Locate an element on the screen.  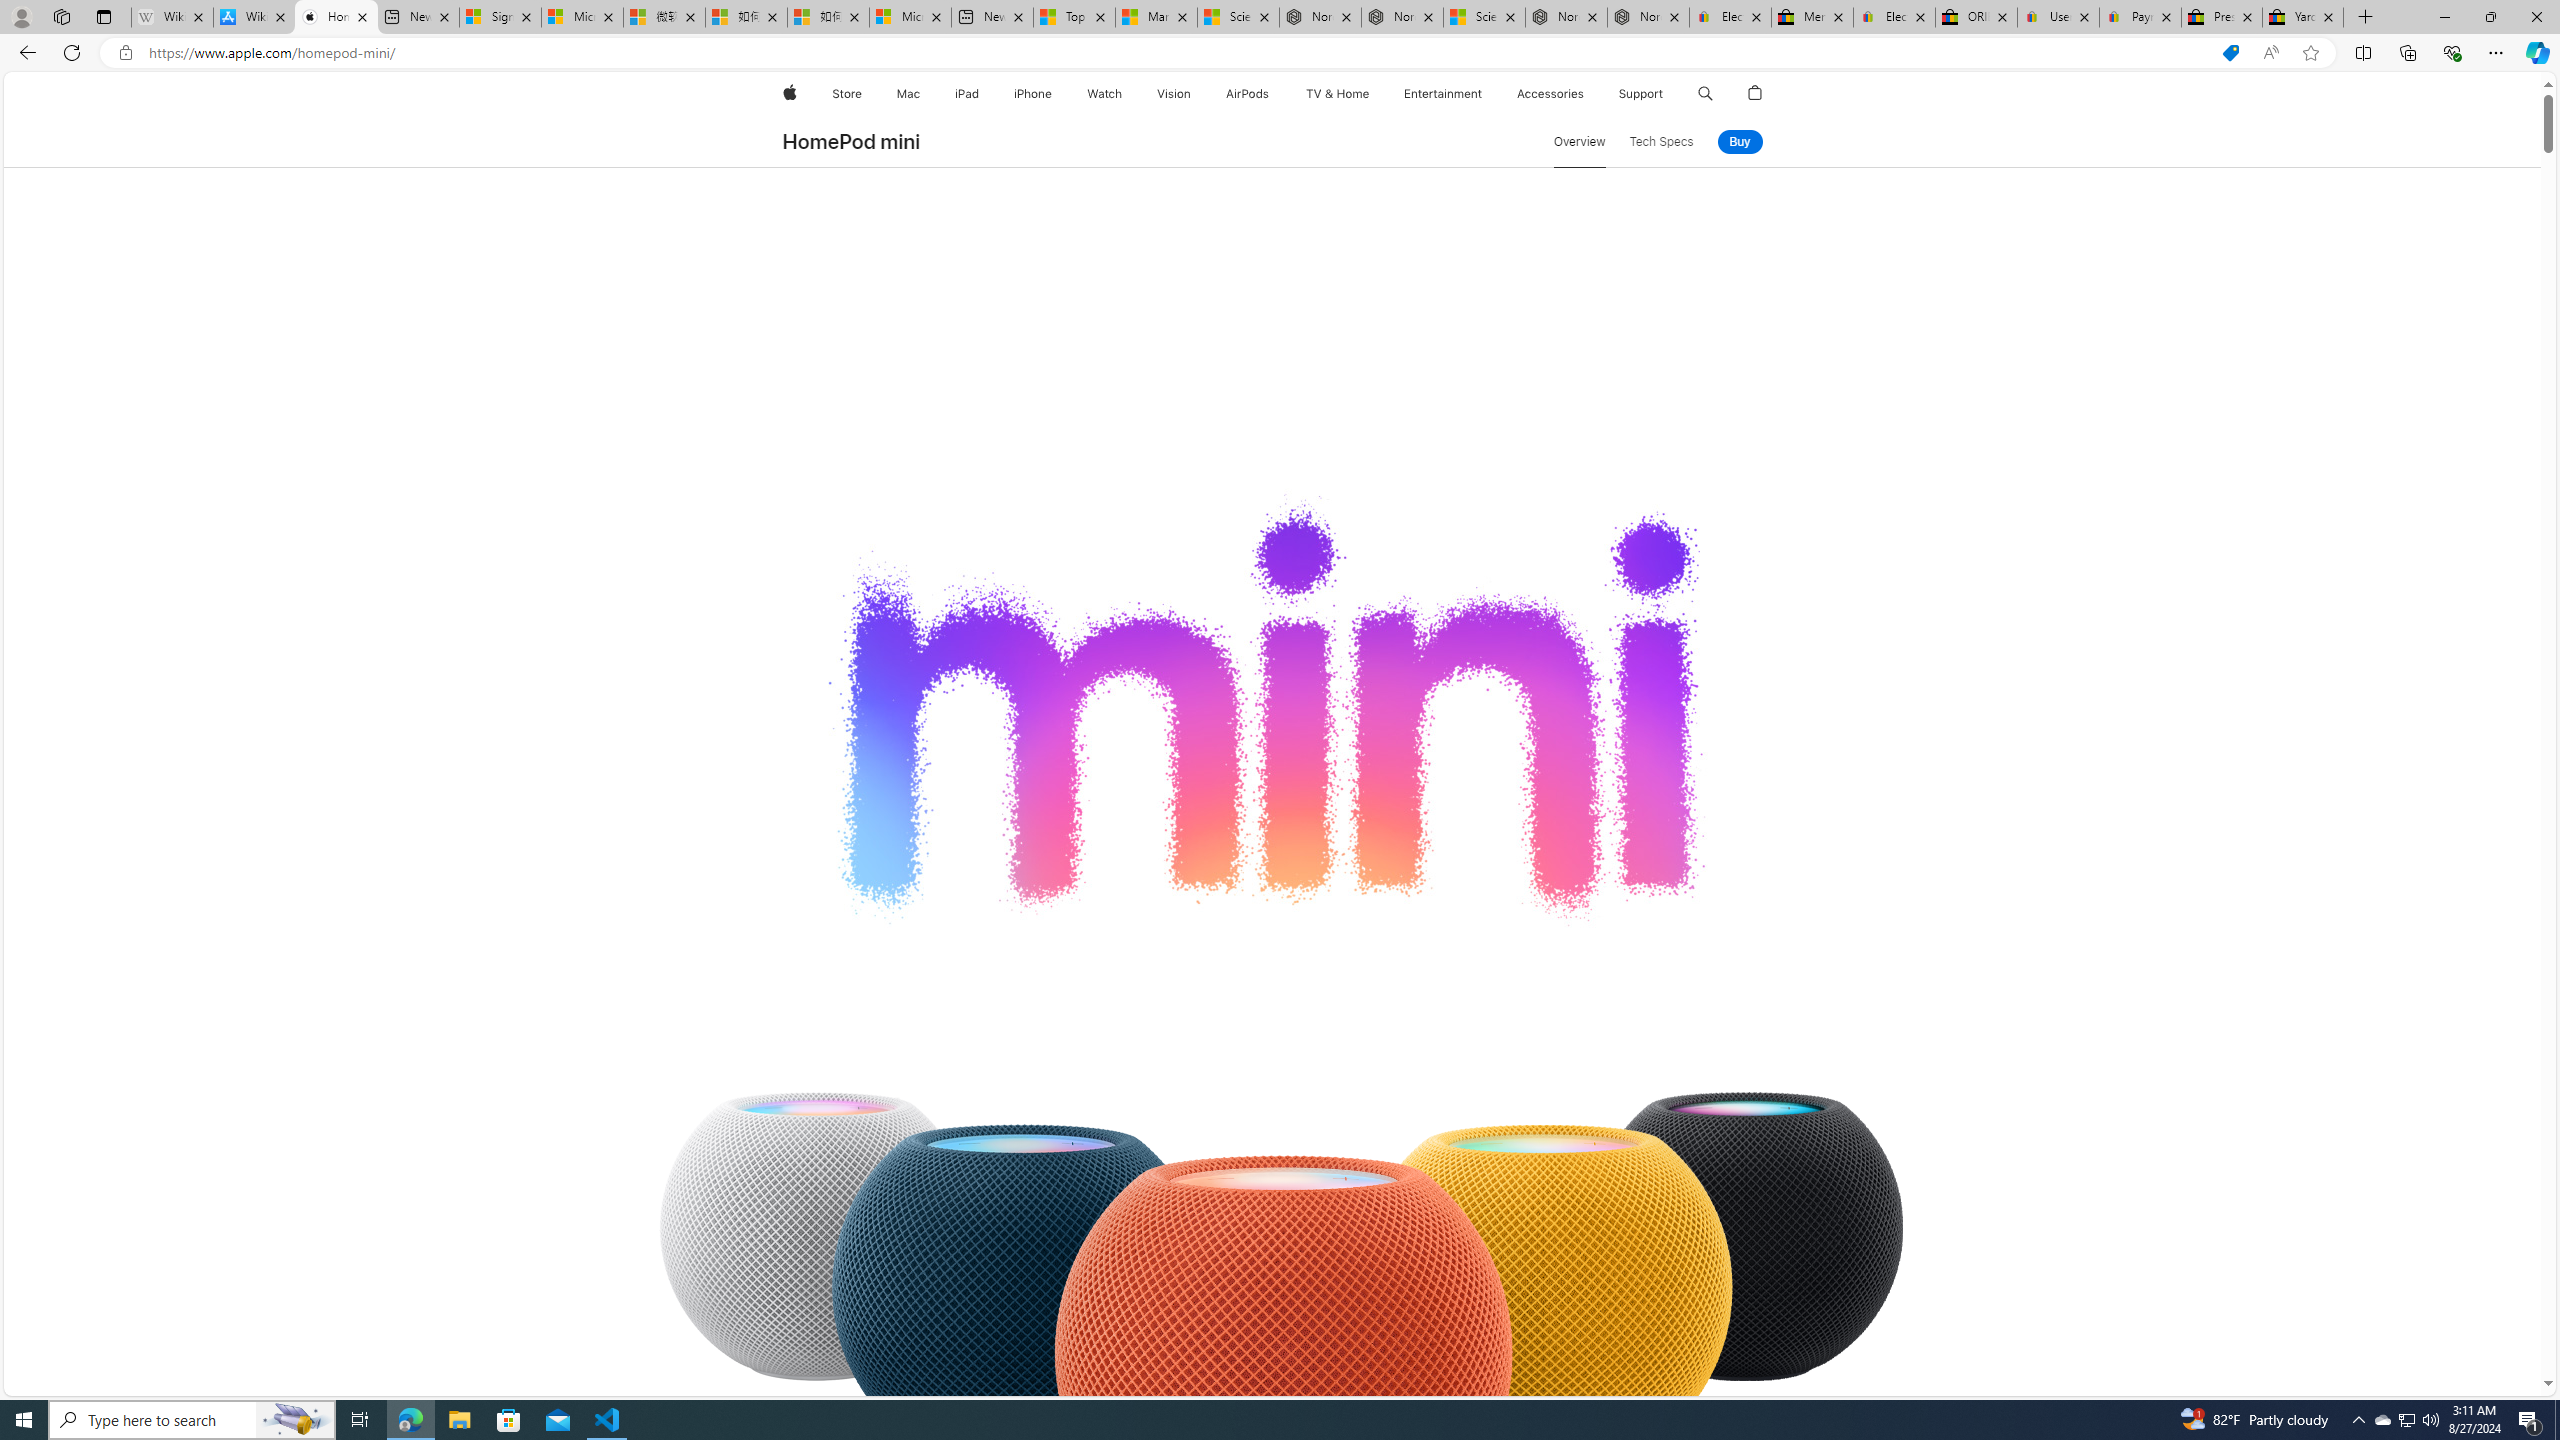
'Store' is located at coordinates (845, 93).